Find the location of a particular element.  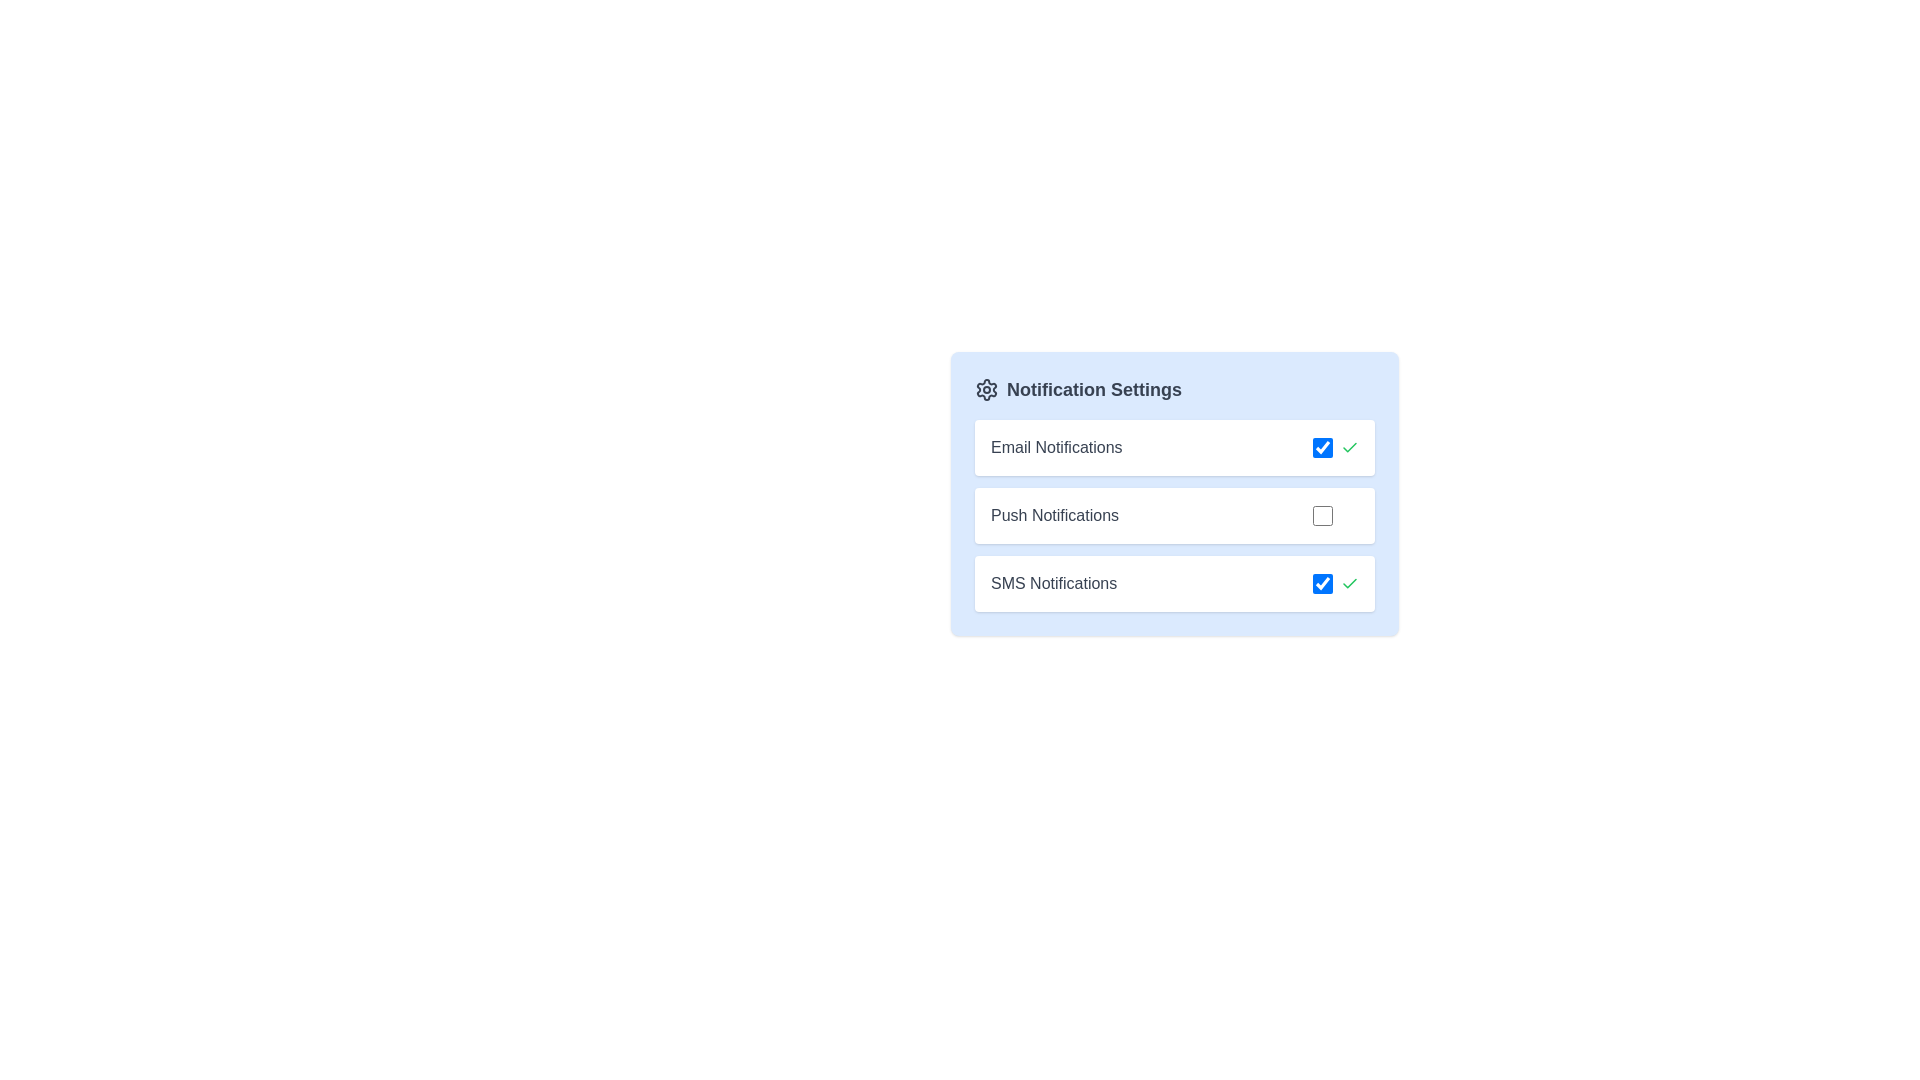

the 'SMS Notifications' text label in the notification settings module, which is styled with a modern typographic style and displayed in a gray font is located at coordinates (1053, 583).